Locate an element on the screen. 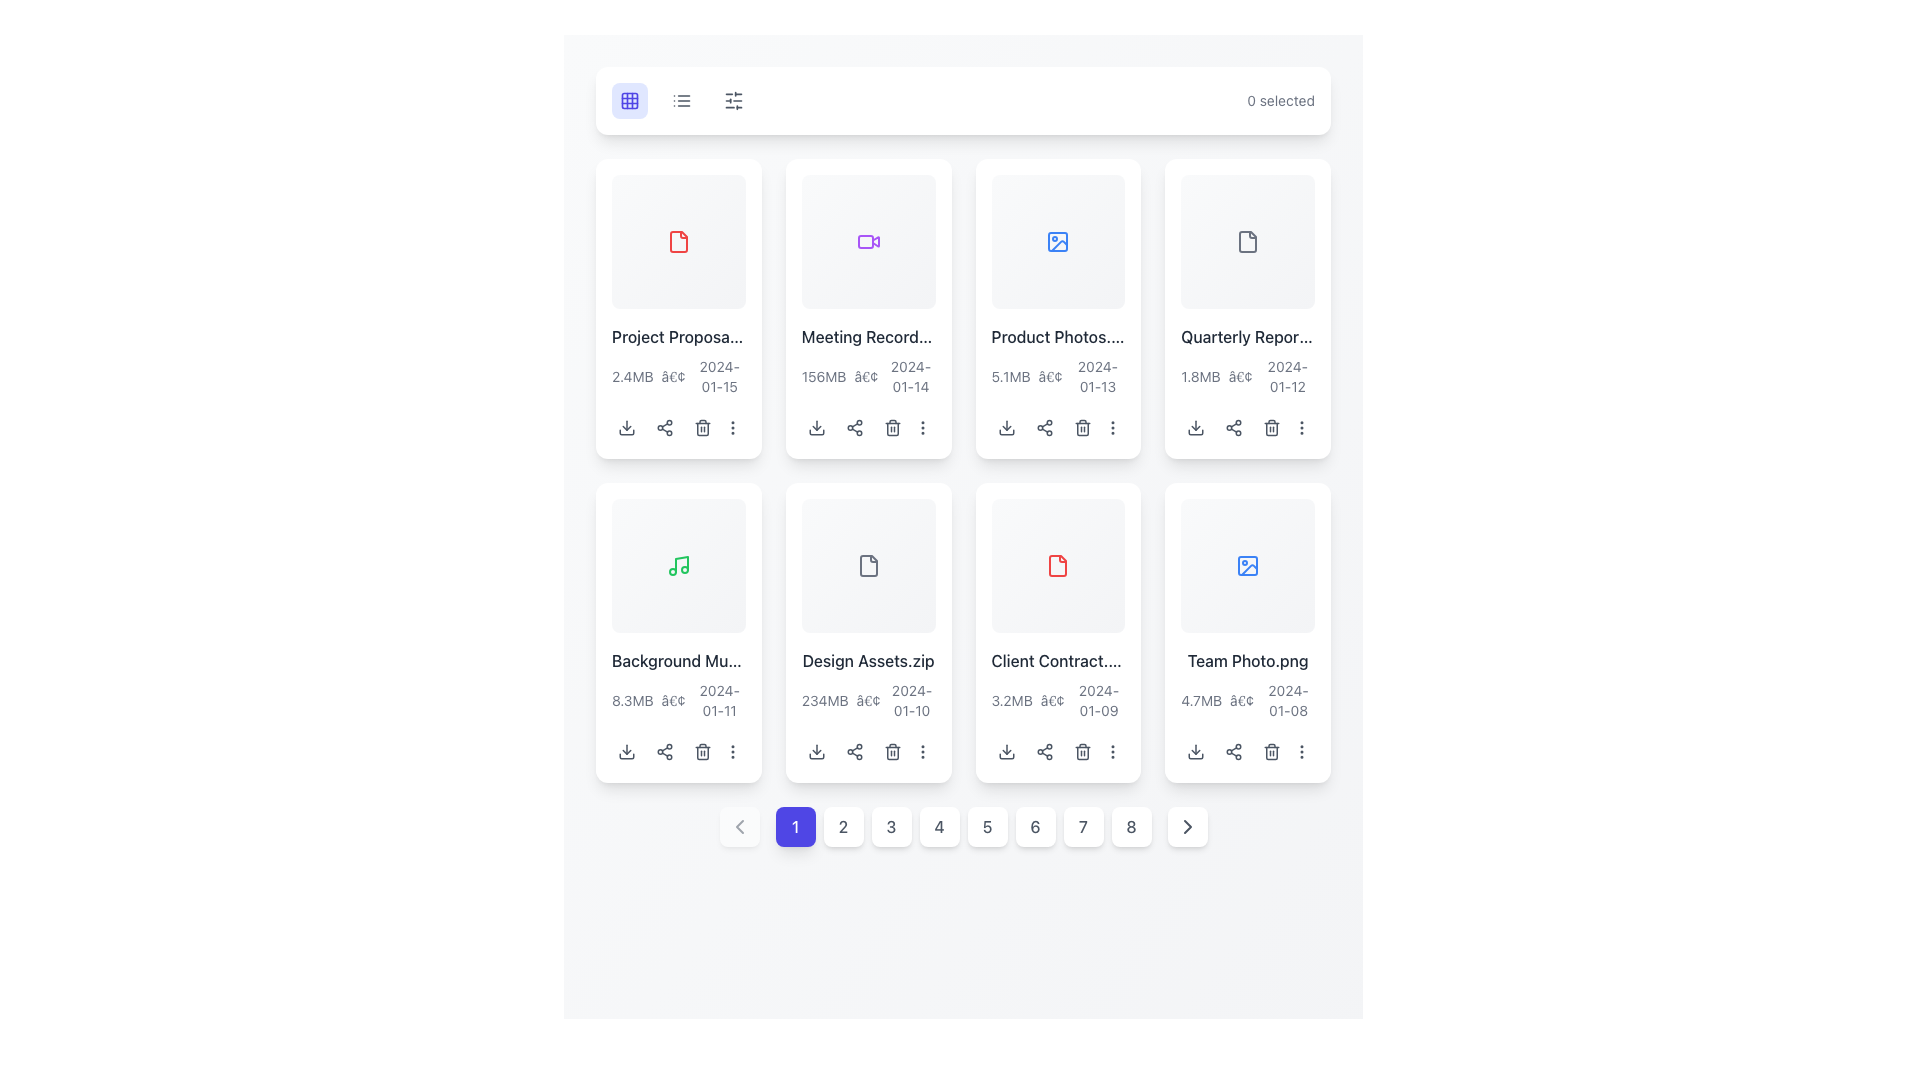 The width and height of the screenshot is (1920, 1080). the Text Label displaying '3.2MB' that is part of the file details for 'Client Contract.pdf' in the grid layout is located at coordinates (1012, 699).